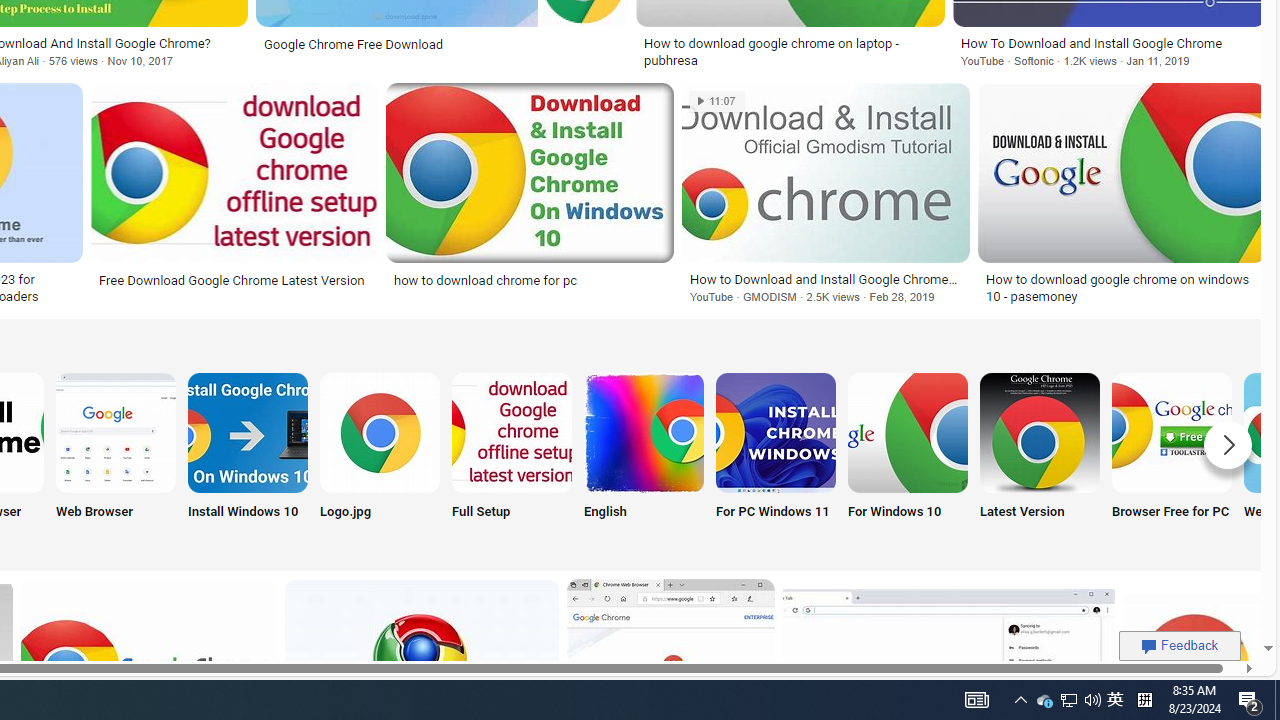 This screenshot has height=720, width=1280. Describe the element at coordinates (380, 457) in the screenshot. I see `'Logo.jpg'` at that location.